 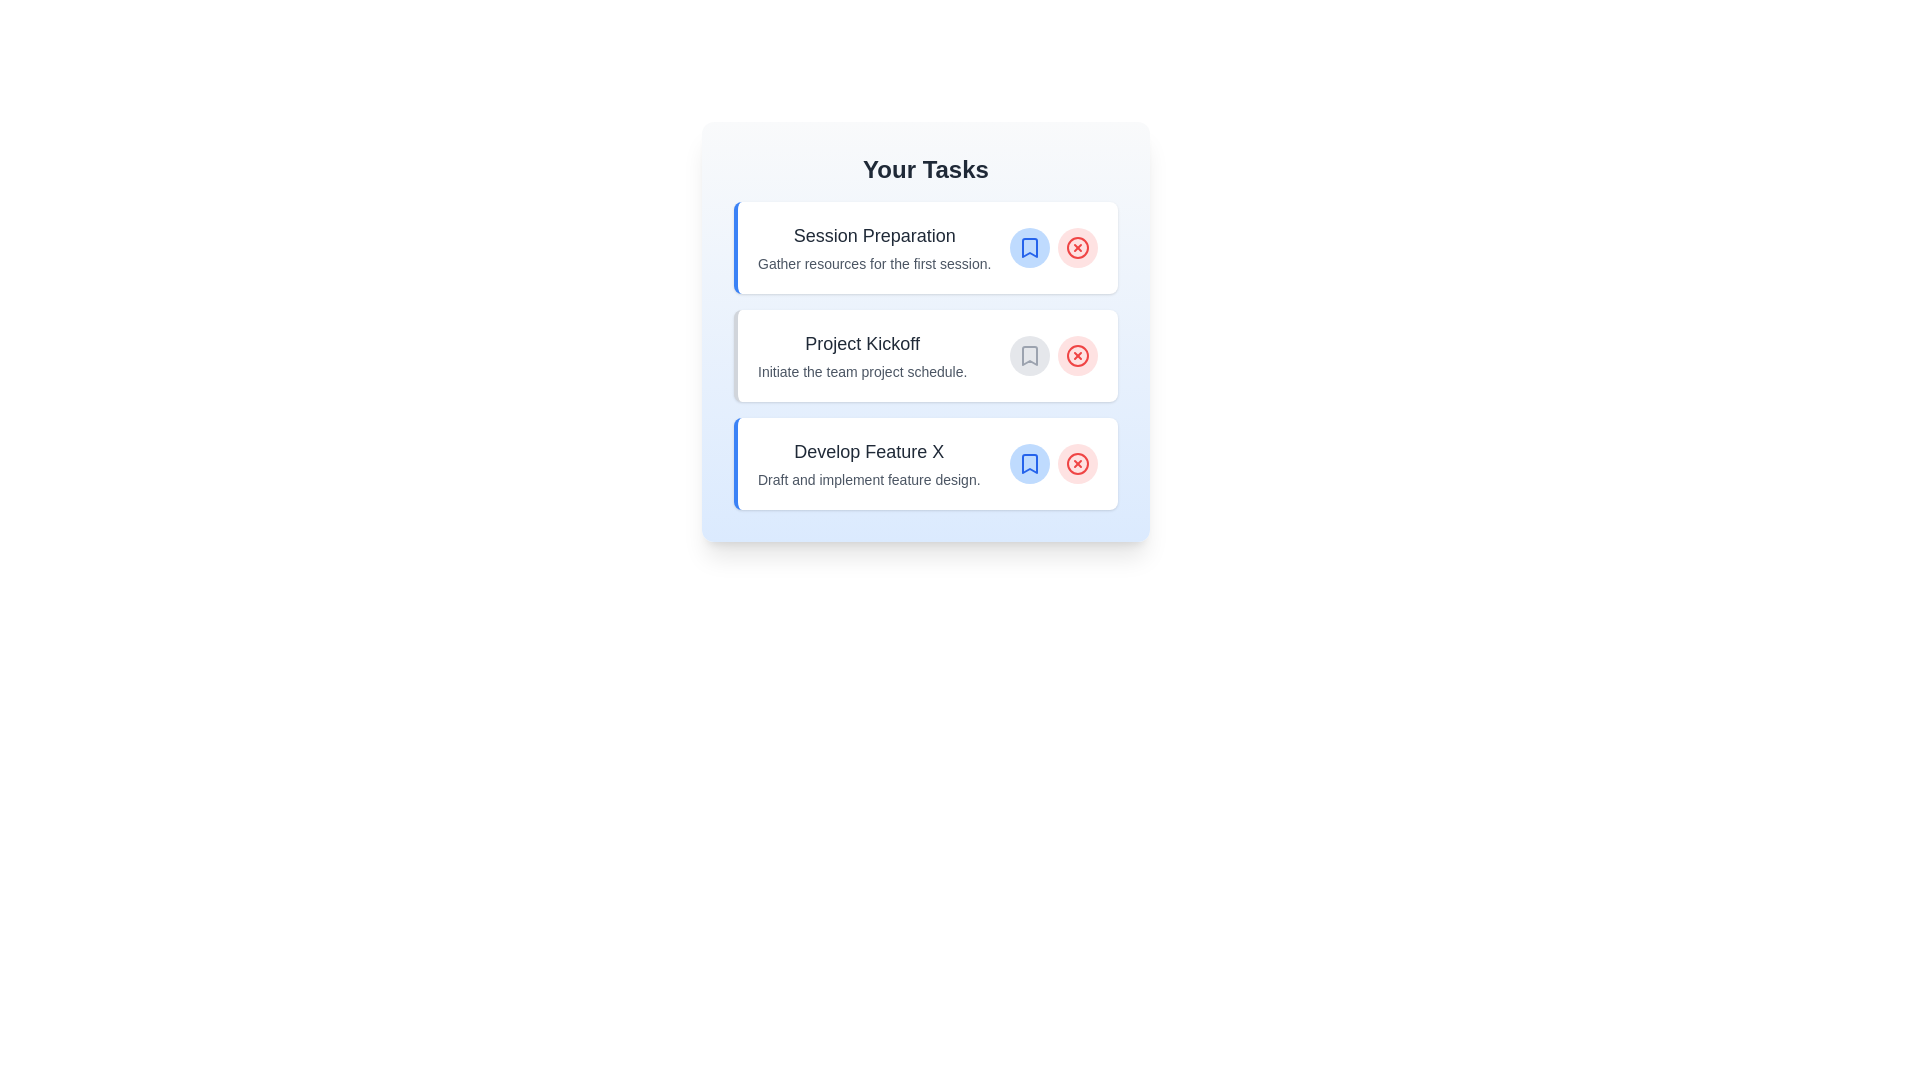 I want to click on the task titled 'Project Kickoff' to see its hover effect, so click(x=925, y=354).